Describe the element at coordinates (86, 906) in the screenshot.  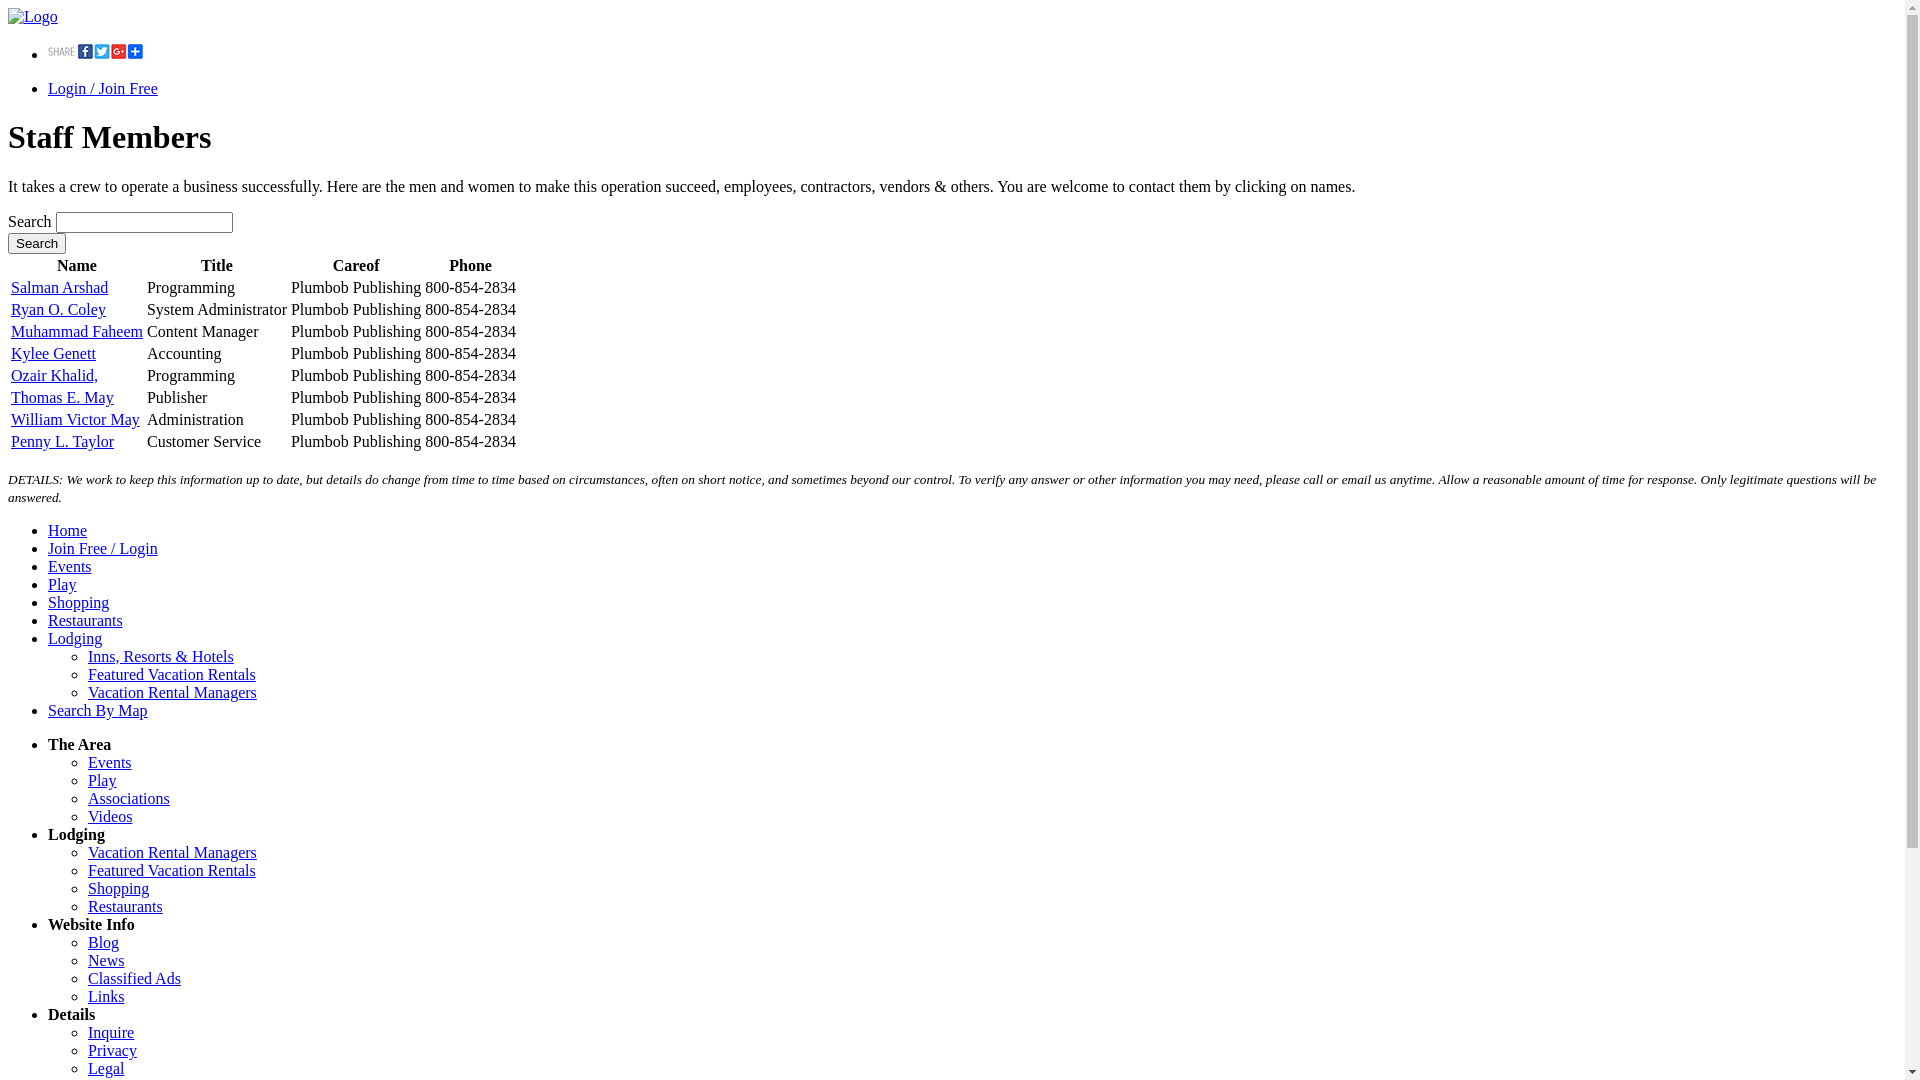
I see `'Restaurants'` at that location.